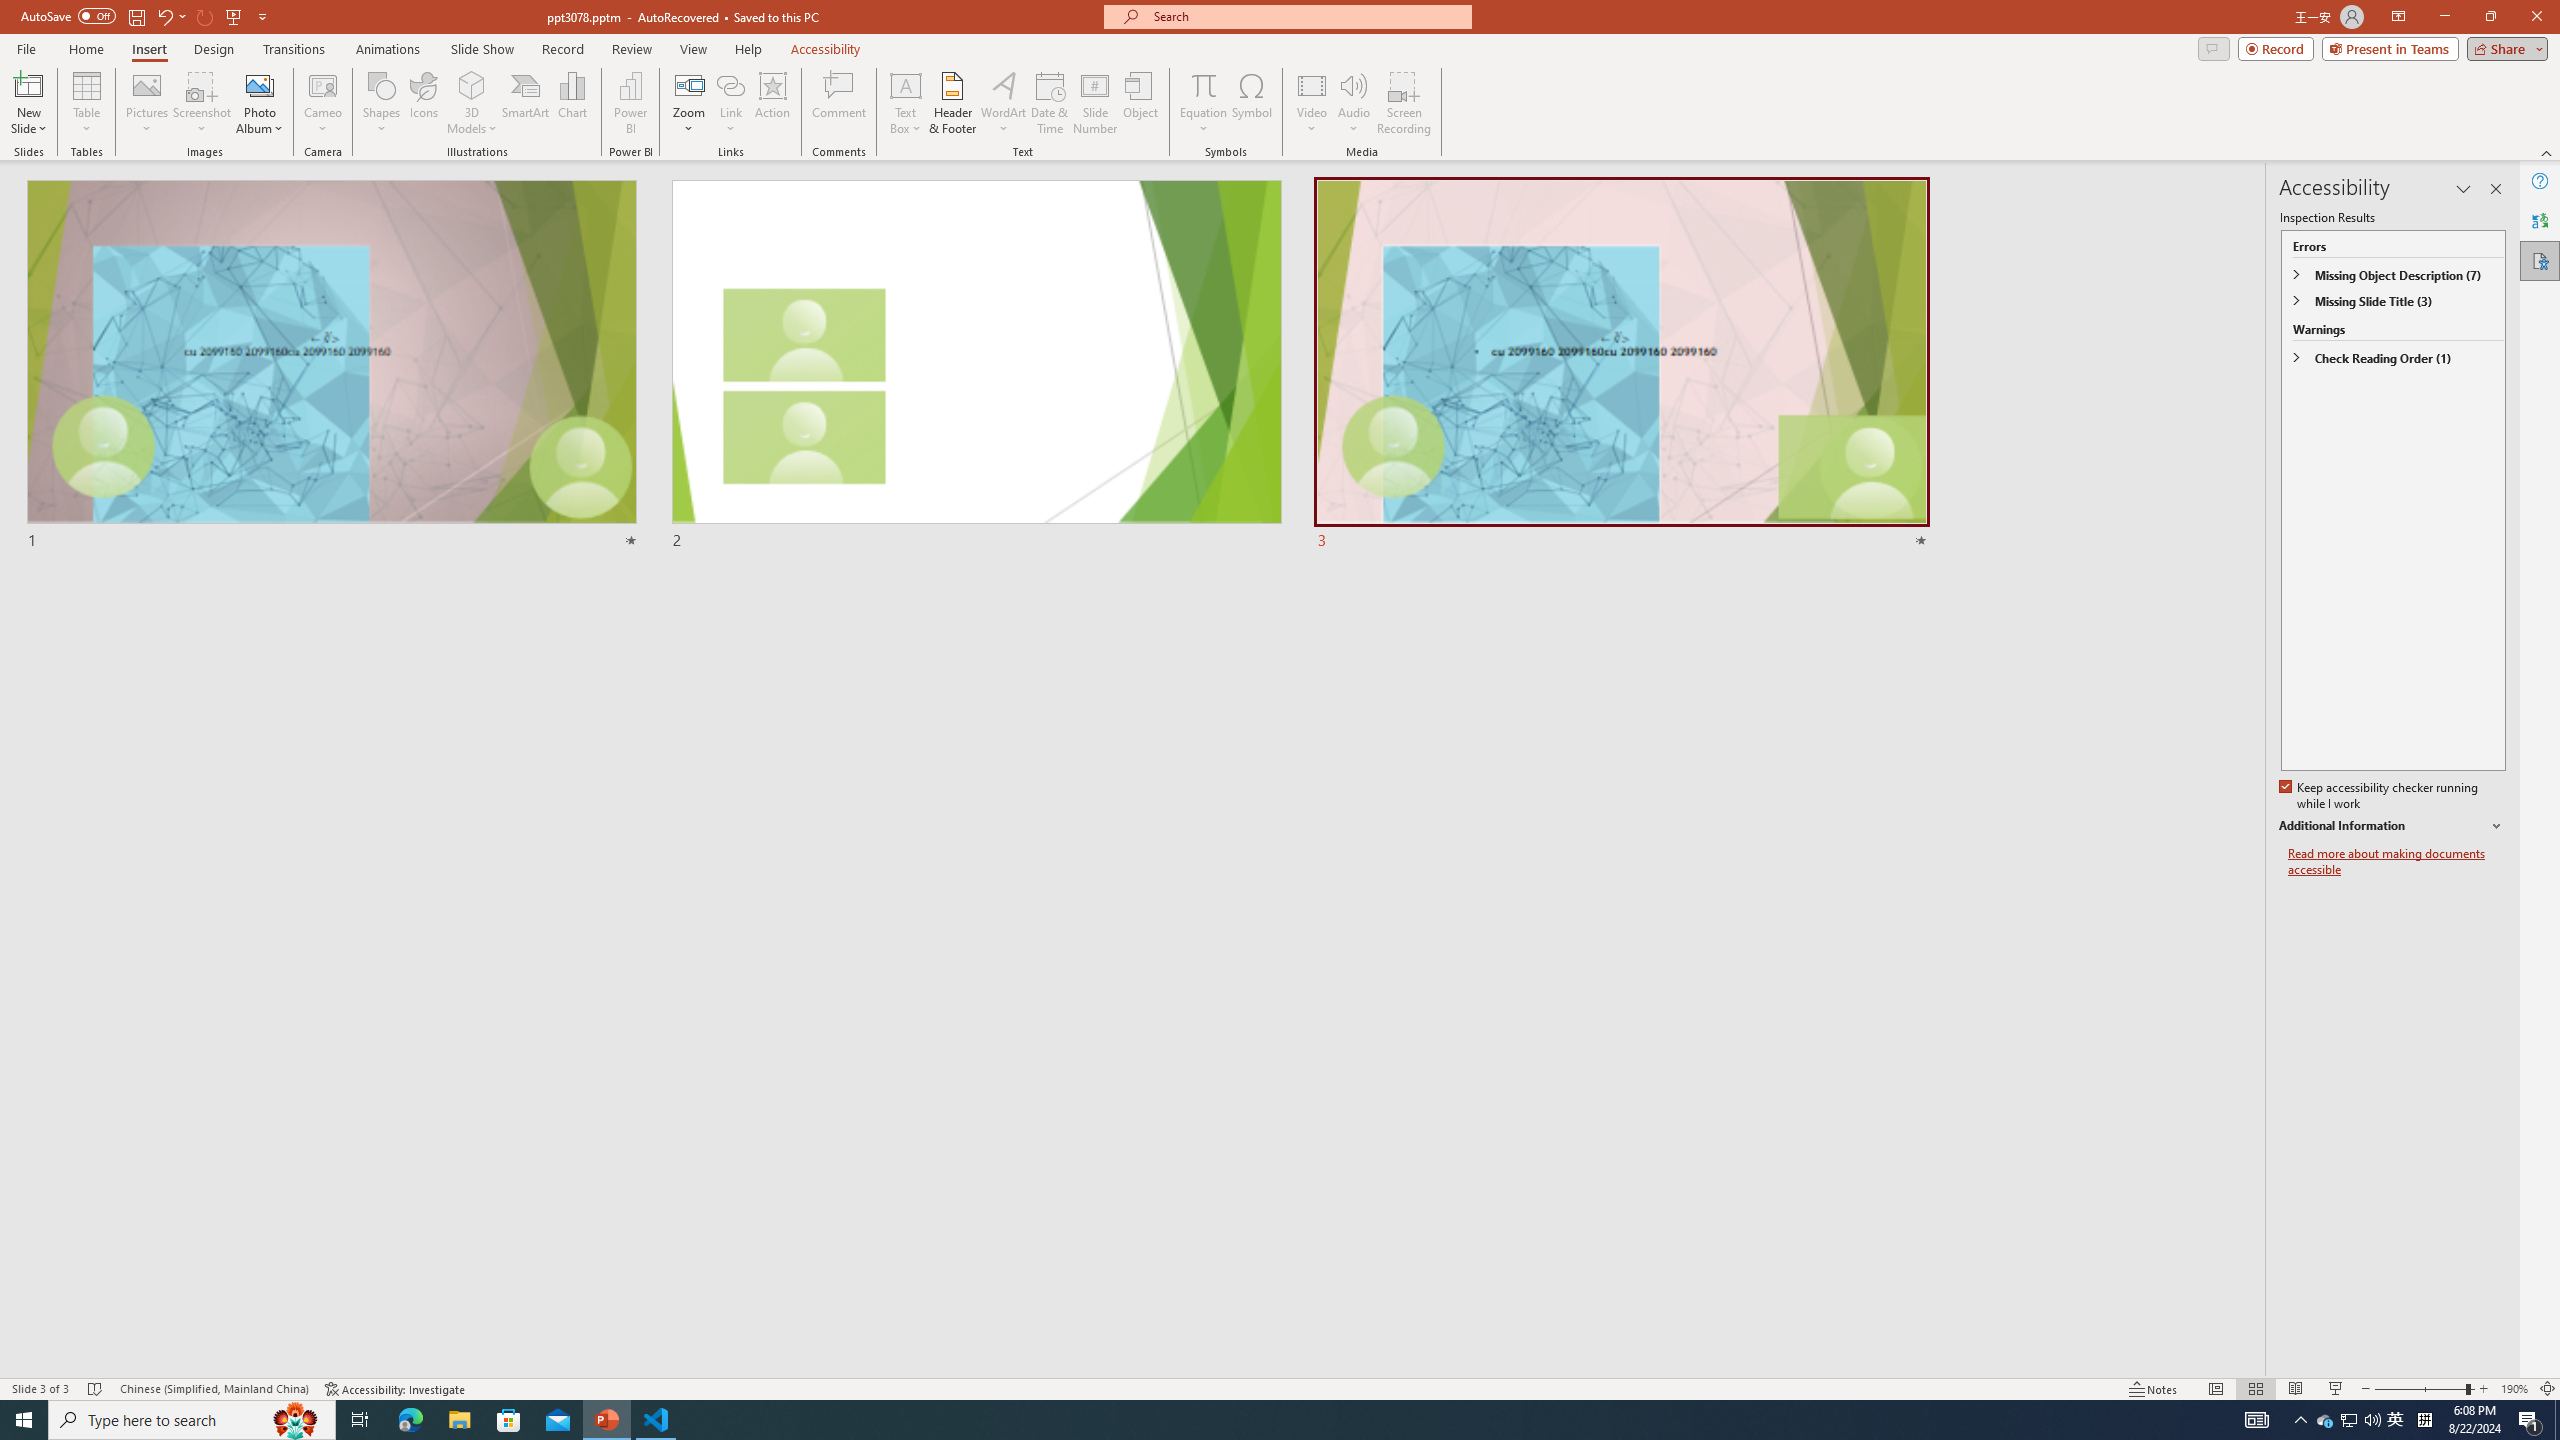  What do you see at coordinates (322, 103) in the screenshot?
I see `'Cameo'` at bounding box center [322, 103].